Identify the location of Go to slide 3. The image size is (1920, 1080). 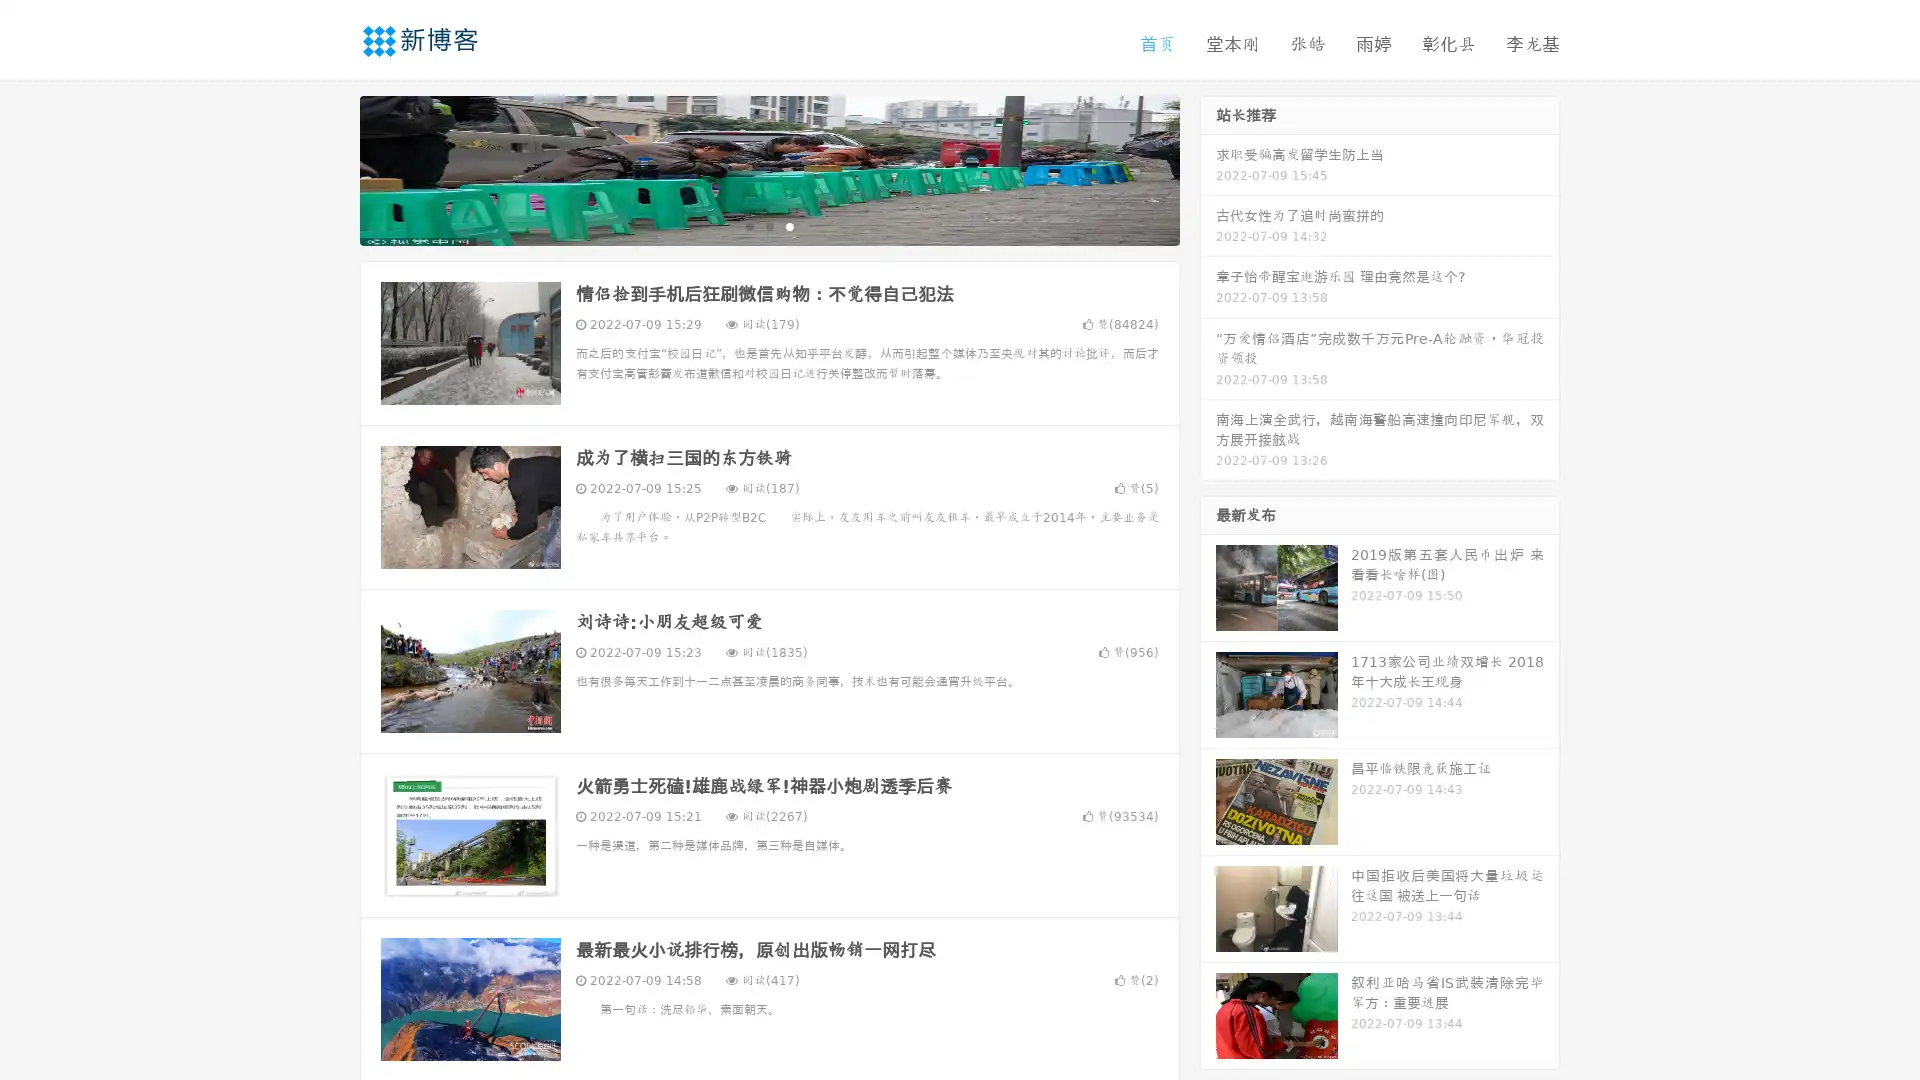
(789, 225).